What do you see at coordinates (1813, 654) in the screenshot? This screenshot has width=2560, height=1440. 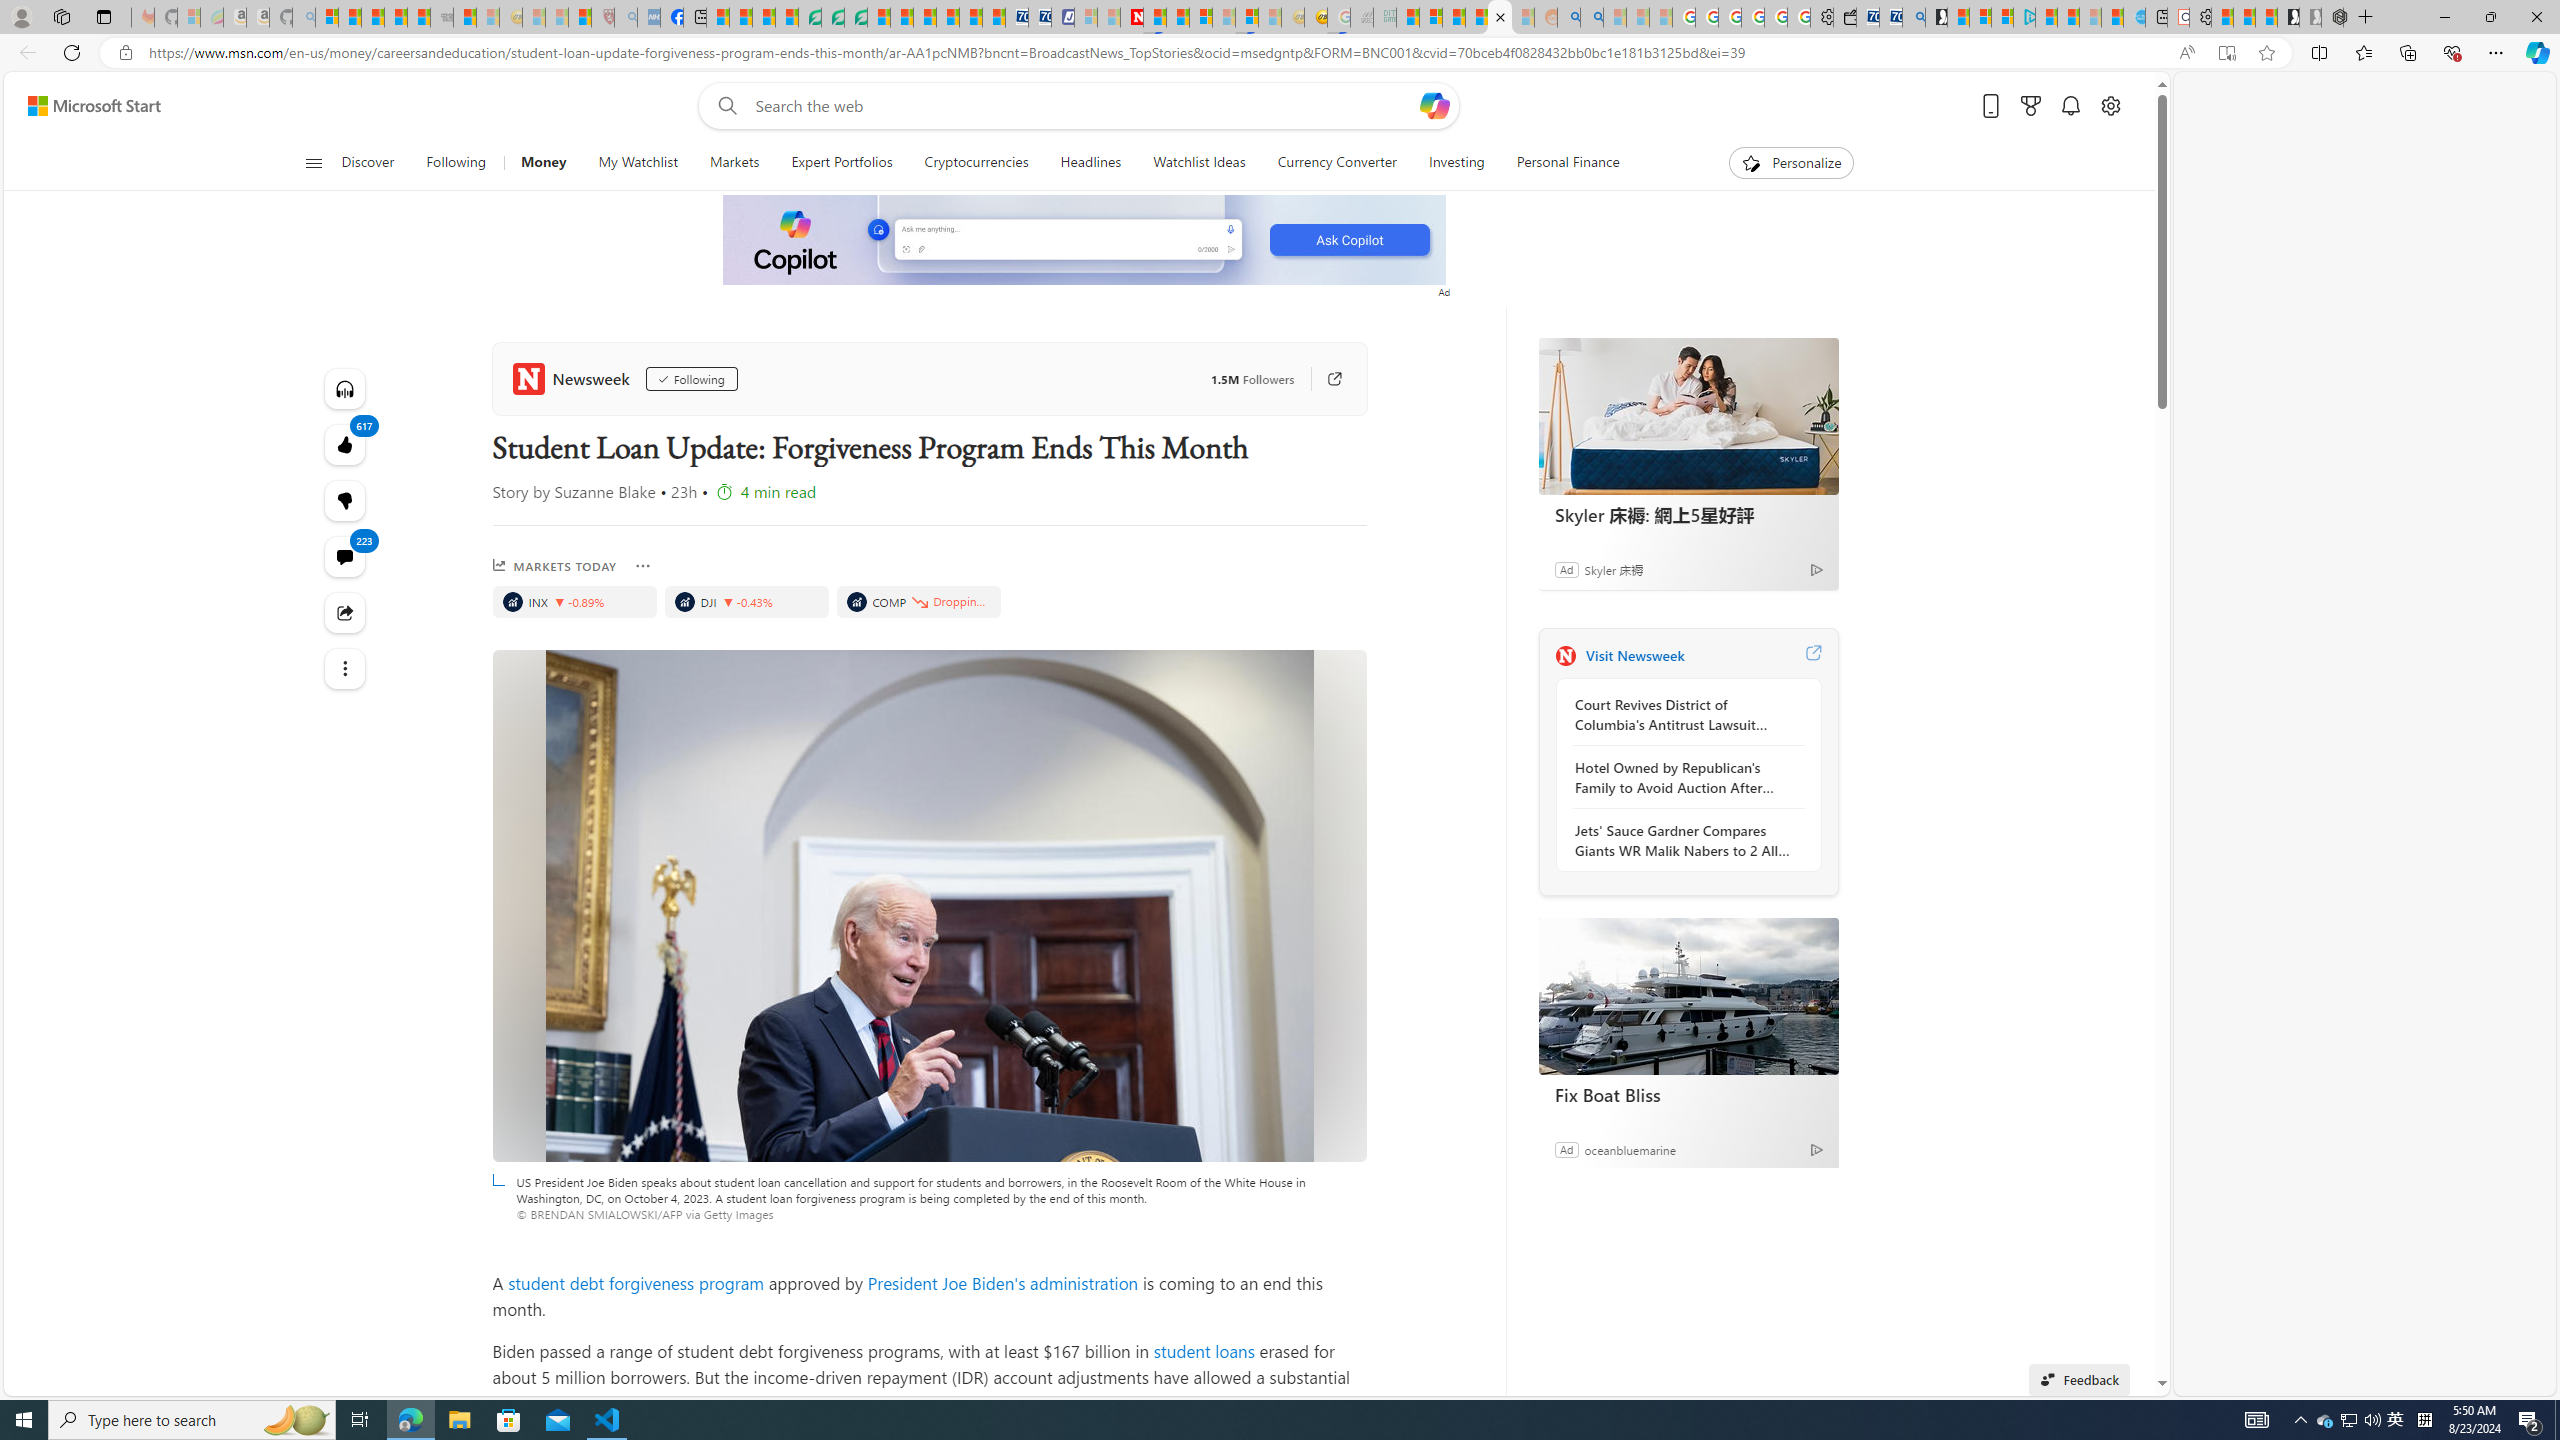 I see `'Visit Newsweek website'` at bounding box center [1813, 654].